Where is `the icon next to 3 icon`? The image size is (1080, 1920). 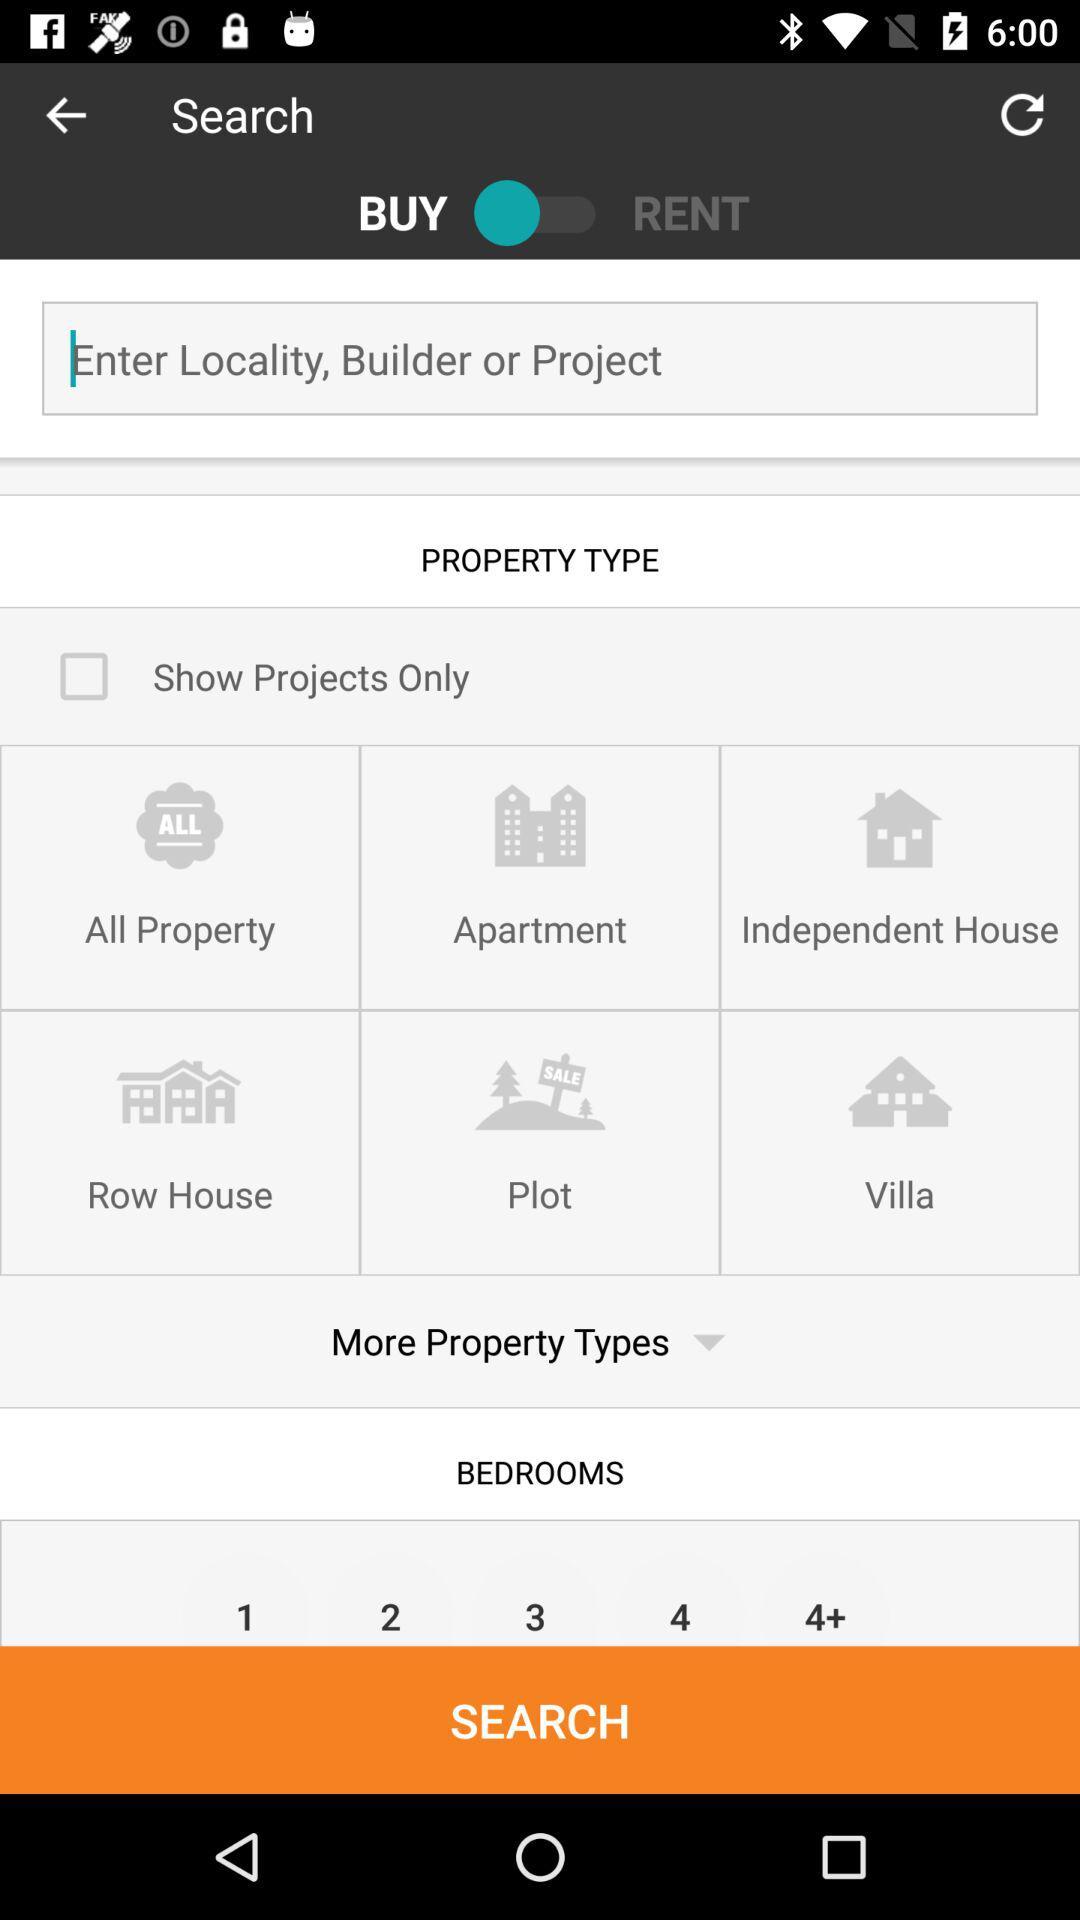 the icon next to 3 icon is located at coordinates (391, 1597).